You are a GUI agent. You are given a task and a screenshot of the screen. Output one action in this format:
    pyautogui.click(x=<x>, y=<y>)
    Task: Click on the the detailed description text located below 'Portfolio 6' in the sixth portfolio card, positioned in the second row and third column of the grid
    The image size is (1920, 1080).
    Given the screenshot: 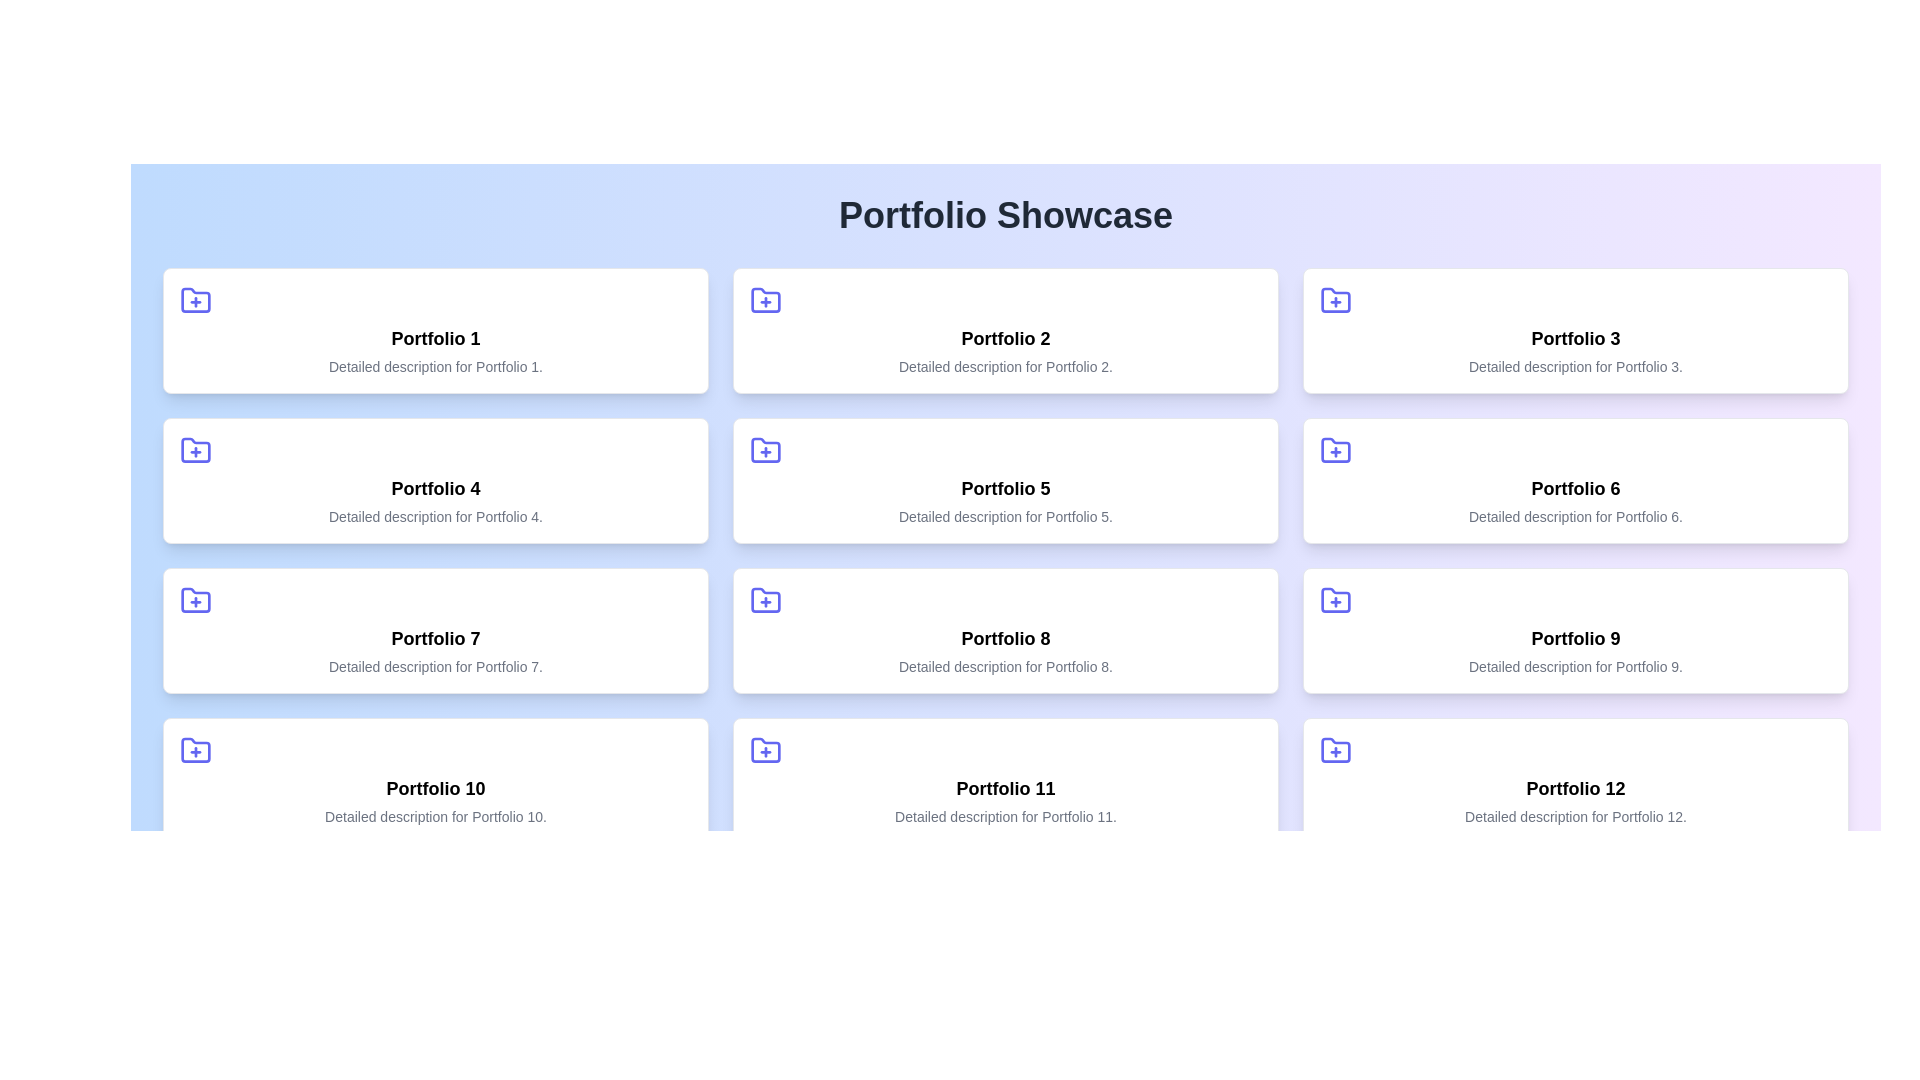 What is the action you would take?
    pyautogui.click(x=1574, y=515)
    